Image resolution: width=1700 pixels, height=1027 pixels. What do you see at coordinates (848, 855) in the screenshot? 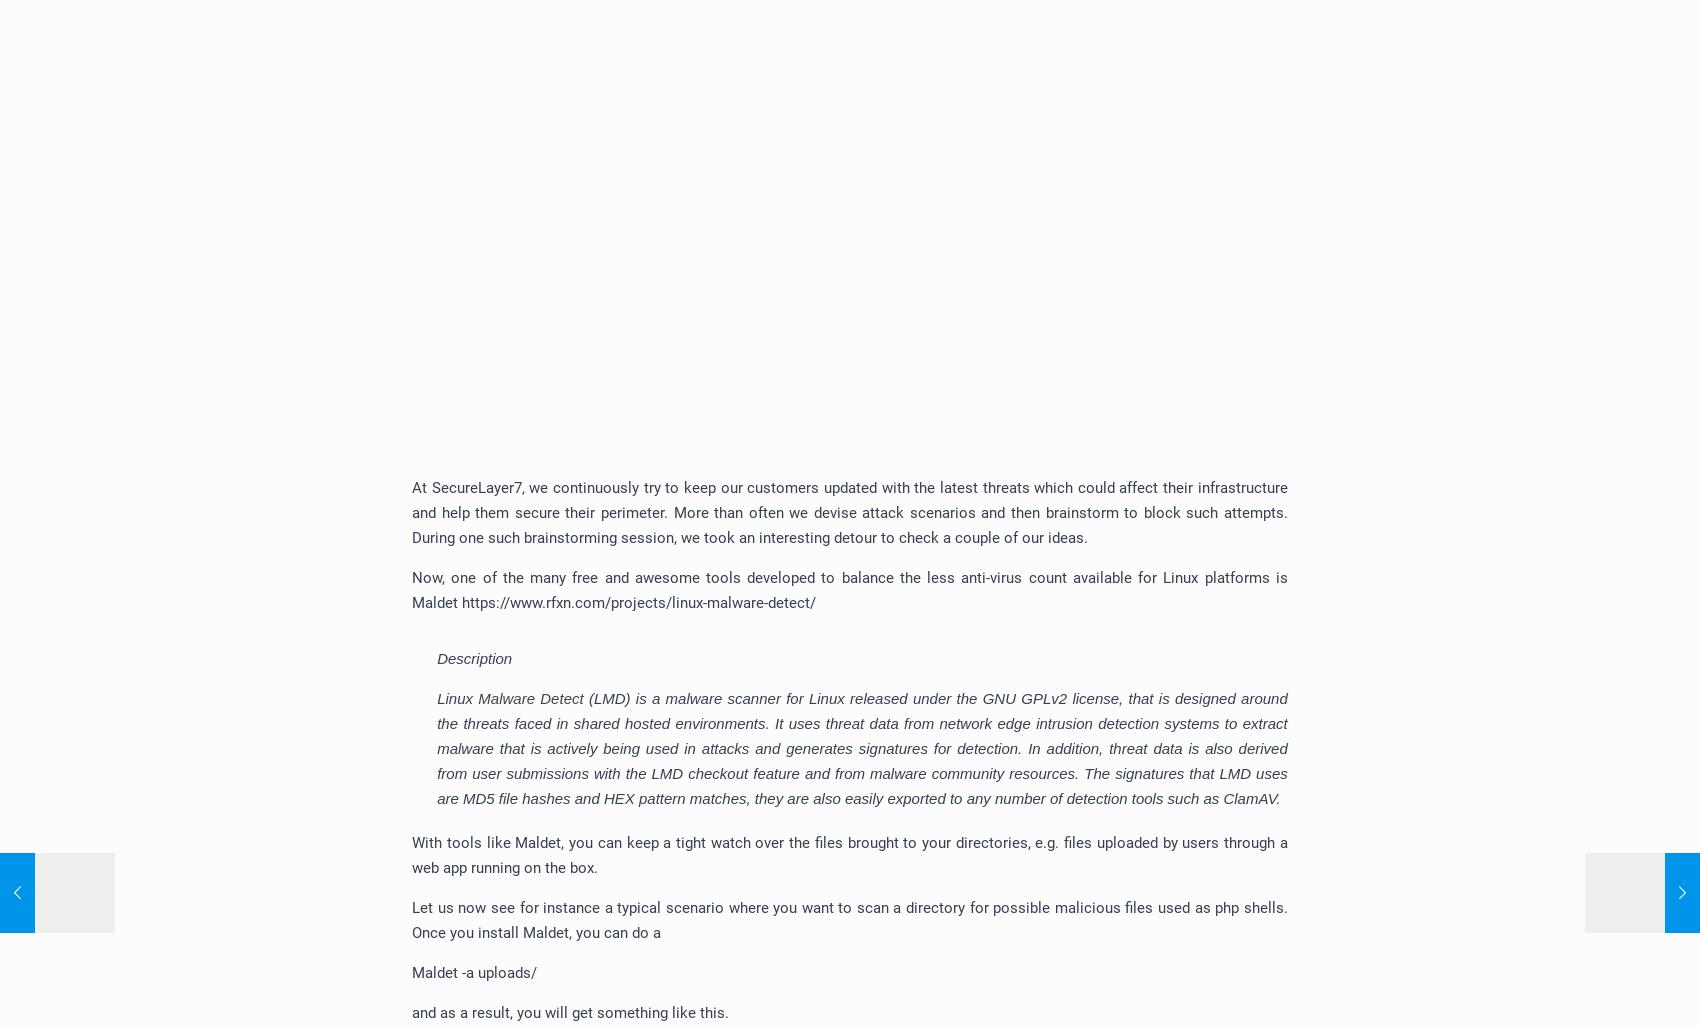
I see `'With tools like Maldet, you can keep a tight watch over the files brought to your directories, e.g. files uploaded by users through a web app running on the box.'` at bounding box center [848, 855].